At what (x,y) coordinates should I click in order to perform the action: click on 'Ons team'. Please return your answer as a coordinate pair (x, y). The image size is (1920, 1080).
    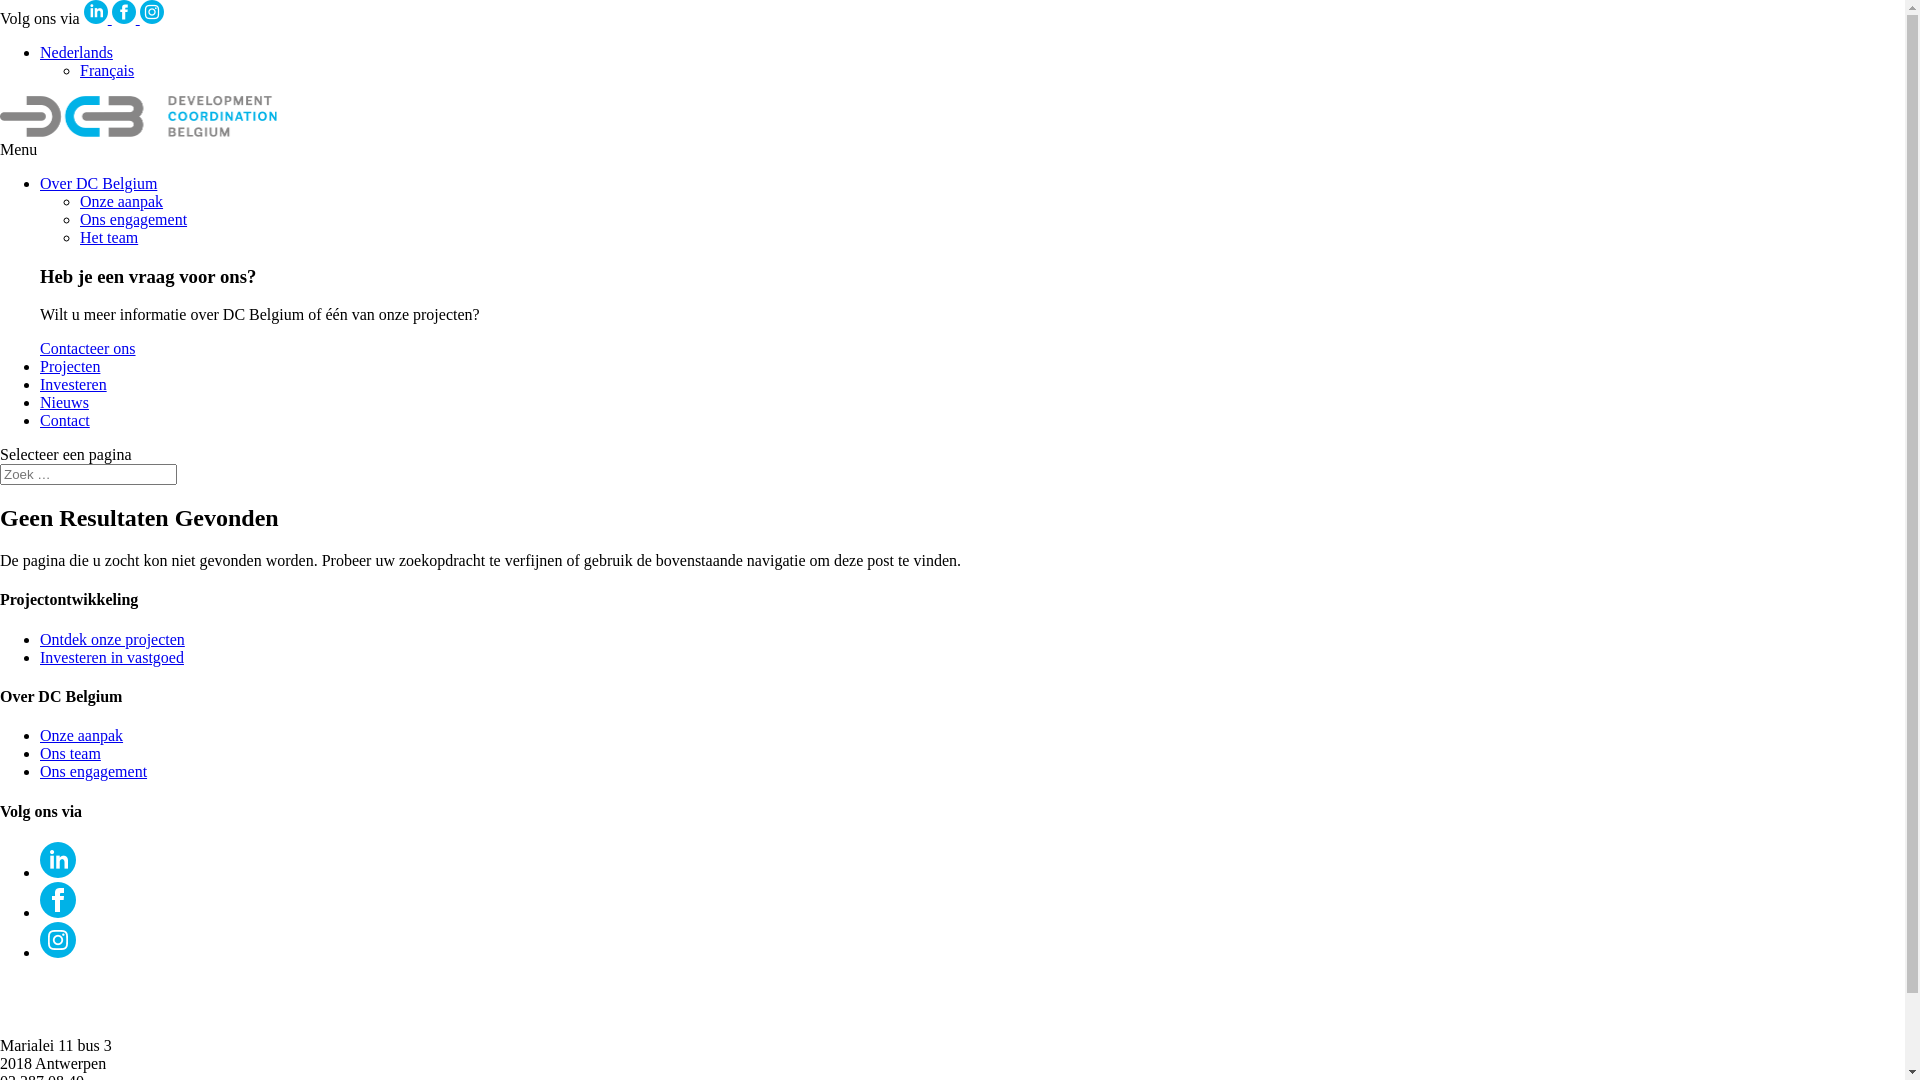
    Looking at the image, I should click on (70, 753).